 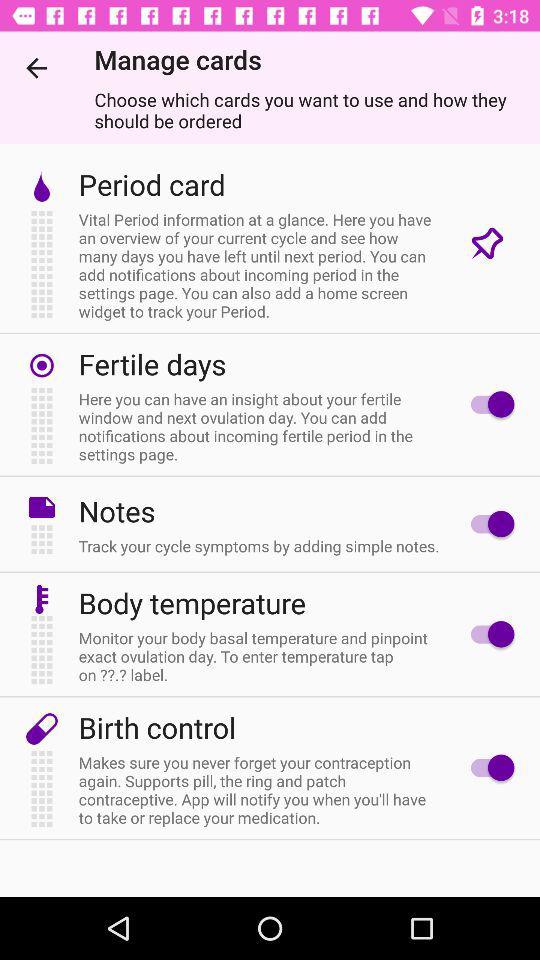 I want to click on fertile days option, so click(x=486, y=403).